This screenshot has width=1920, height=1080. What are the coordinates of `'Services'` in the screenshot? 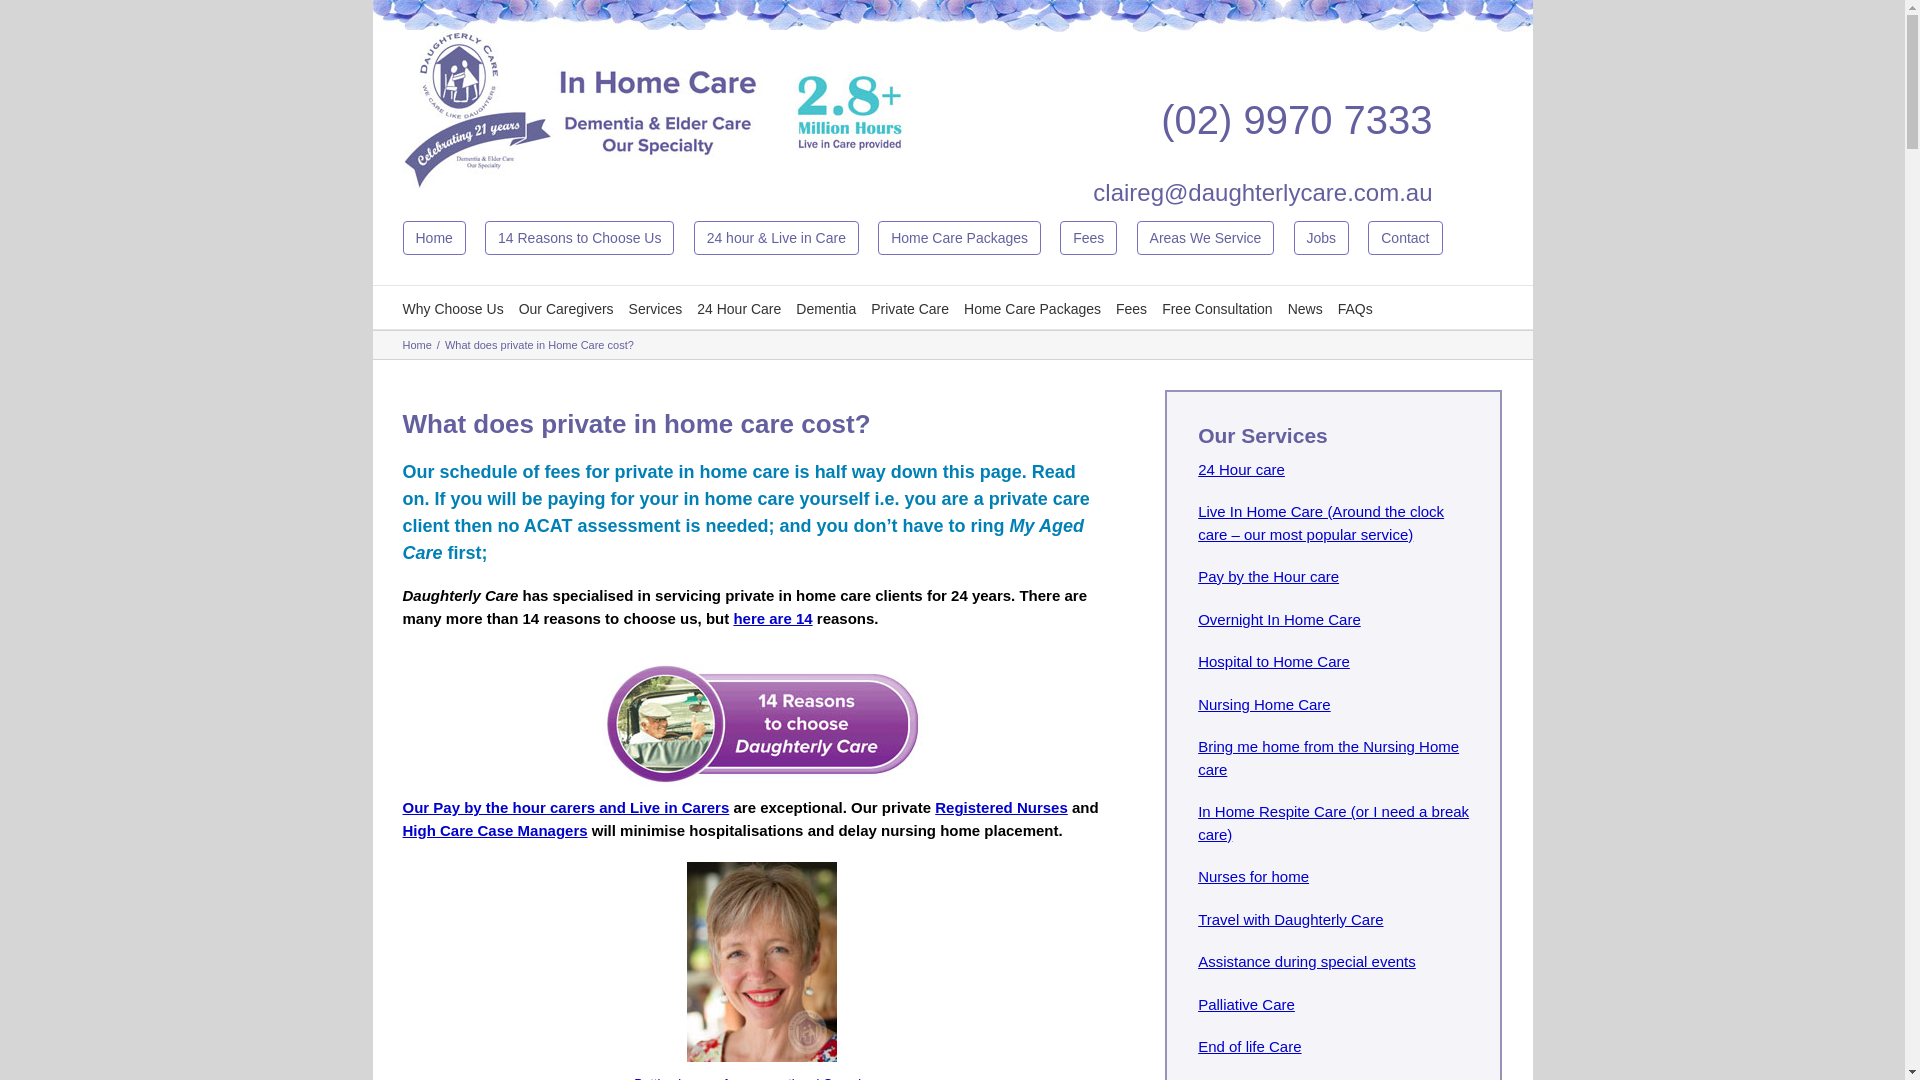 It's located at (656, 307).